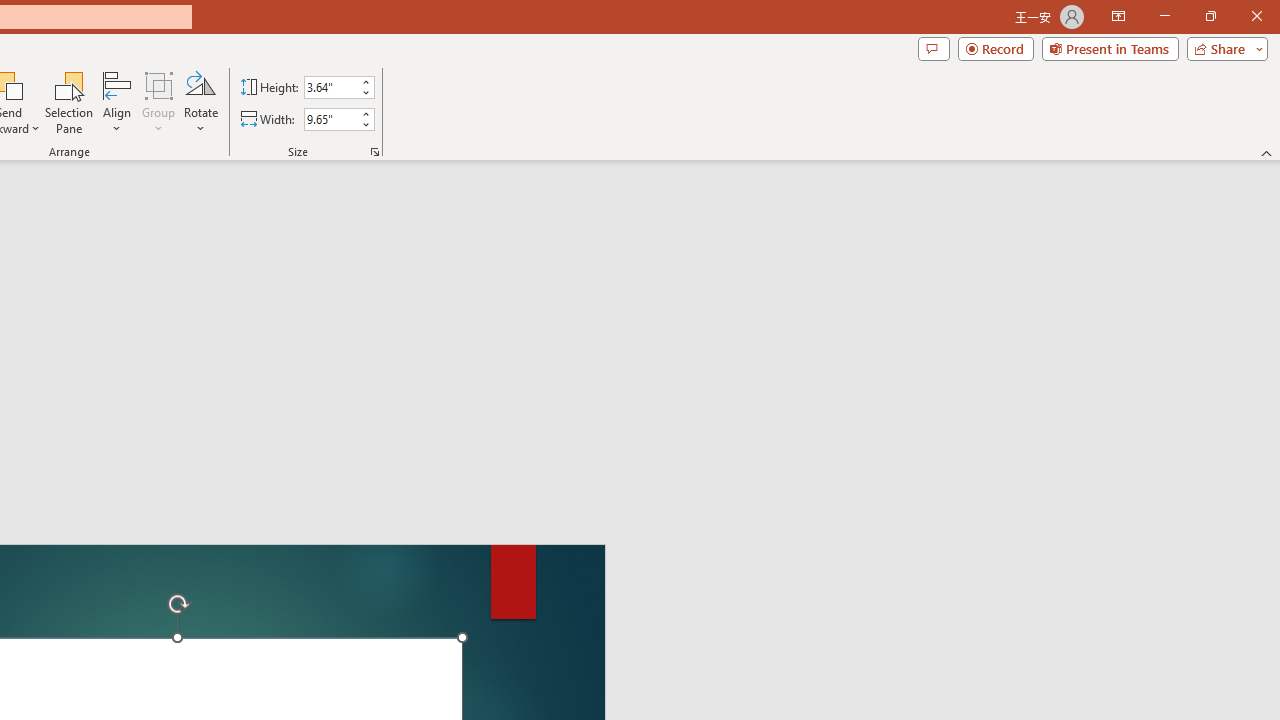 This screenshot has width=1280, height=720. Describe the element at coordinates (375, 150) in the screenshot. I see `'Size and Position...'` at that location.